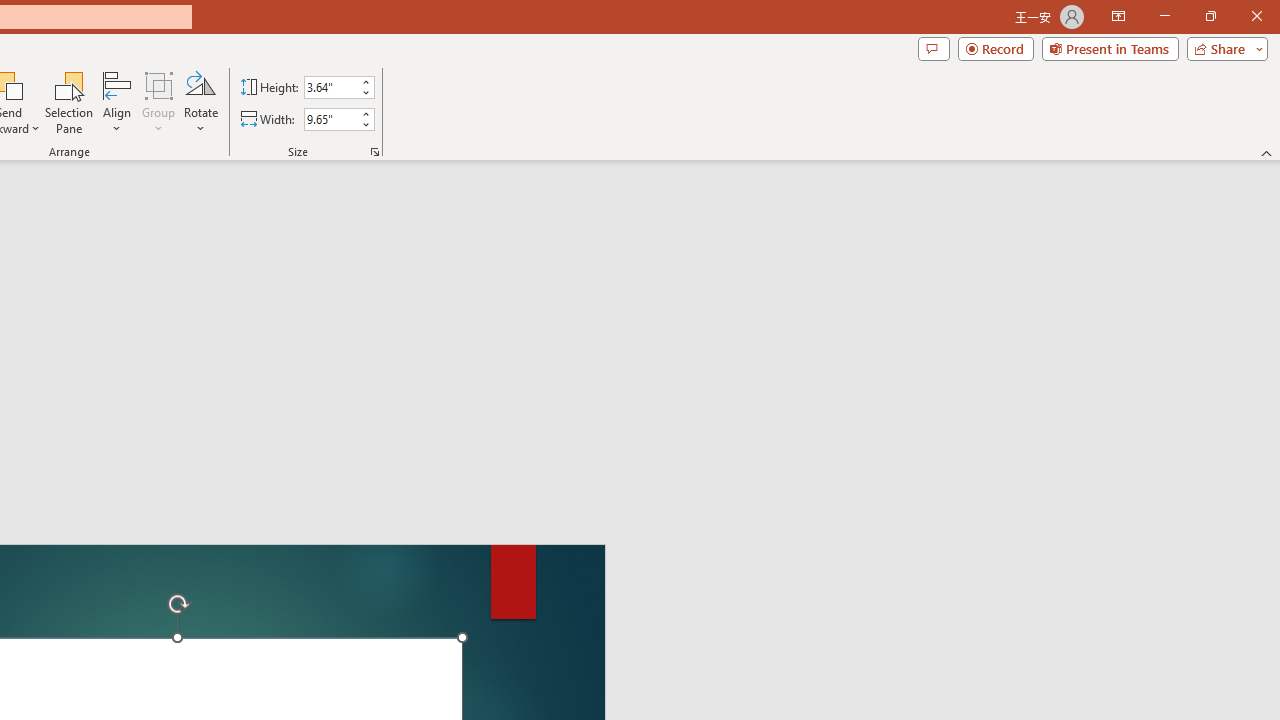 This screenshot has width=1280, height=720. Describe the element at coordinates (375, 150) in the screenshot. I see `'Size and Position...'` at that location.